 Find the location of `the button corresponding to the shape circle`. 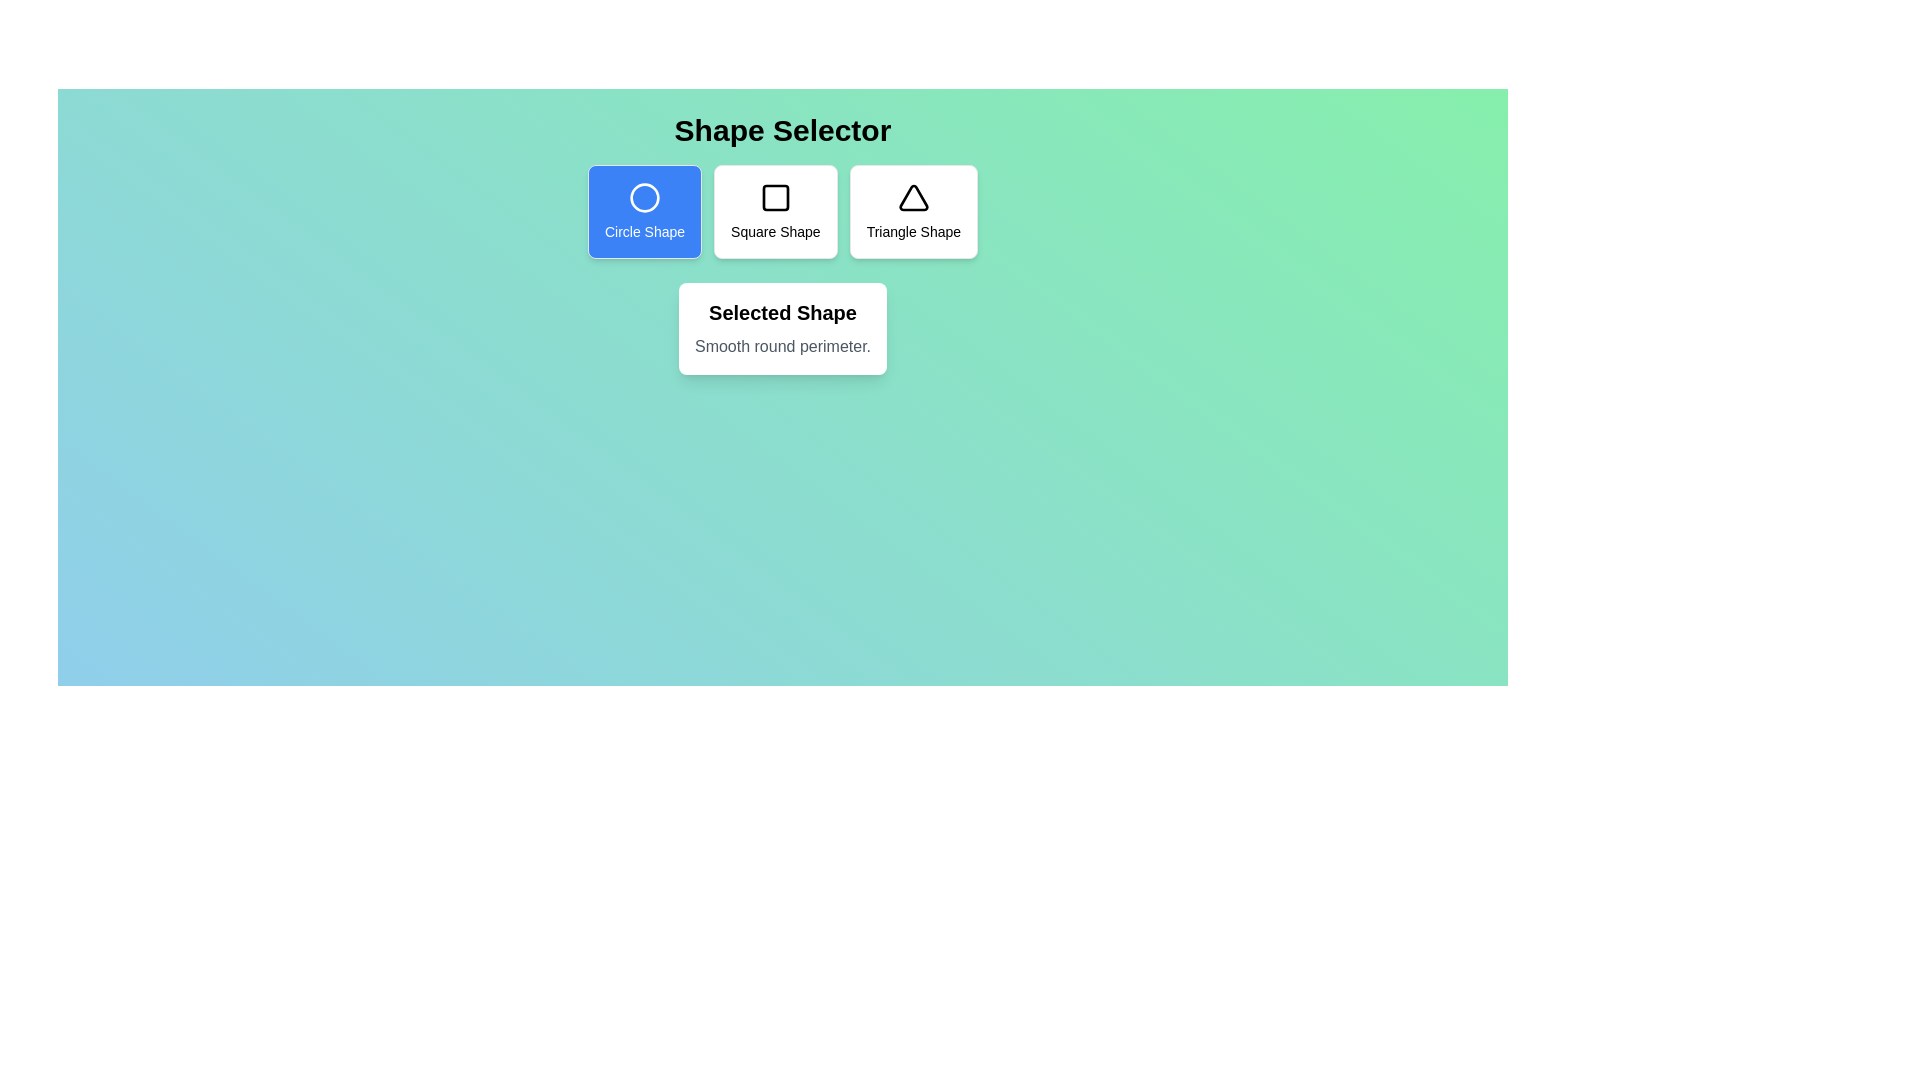

the button corresponding to the shape circle is located at coordinates (644, 212).